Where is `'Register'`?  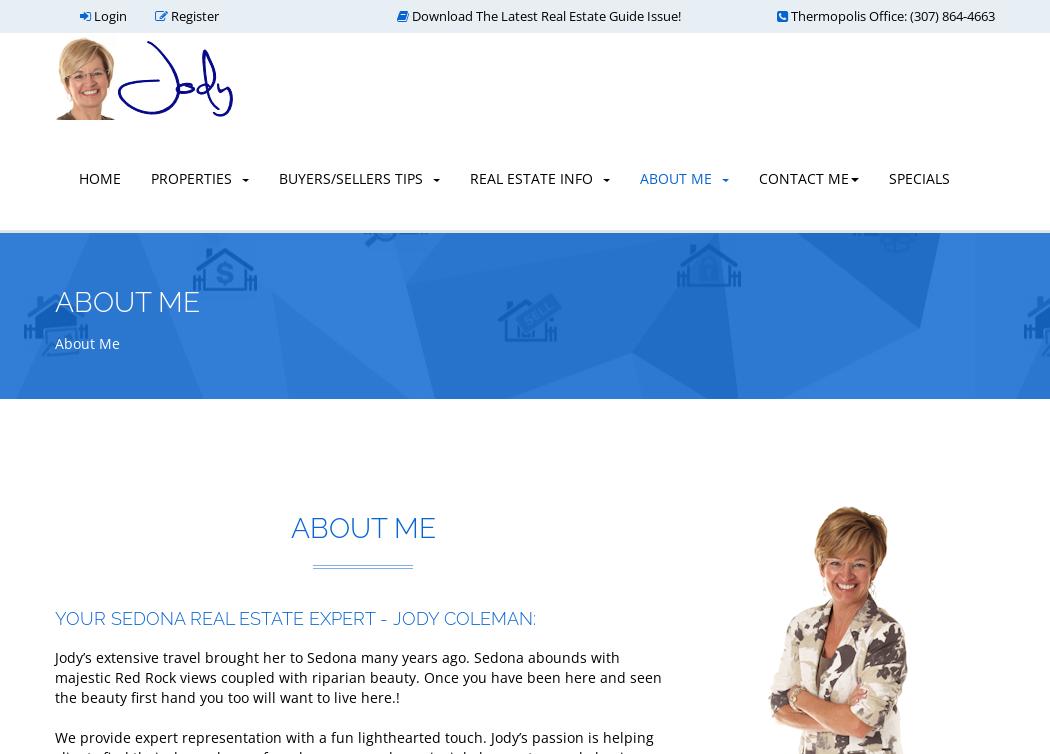
'Register' is located at coordinates (192, 15).